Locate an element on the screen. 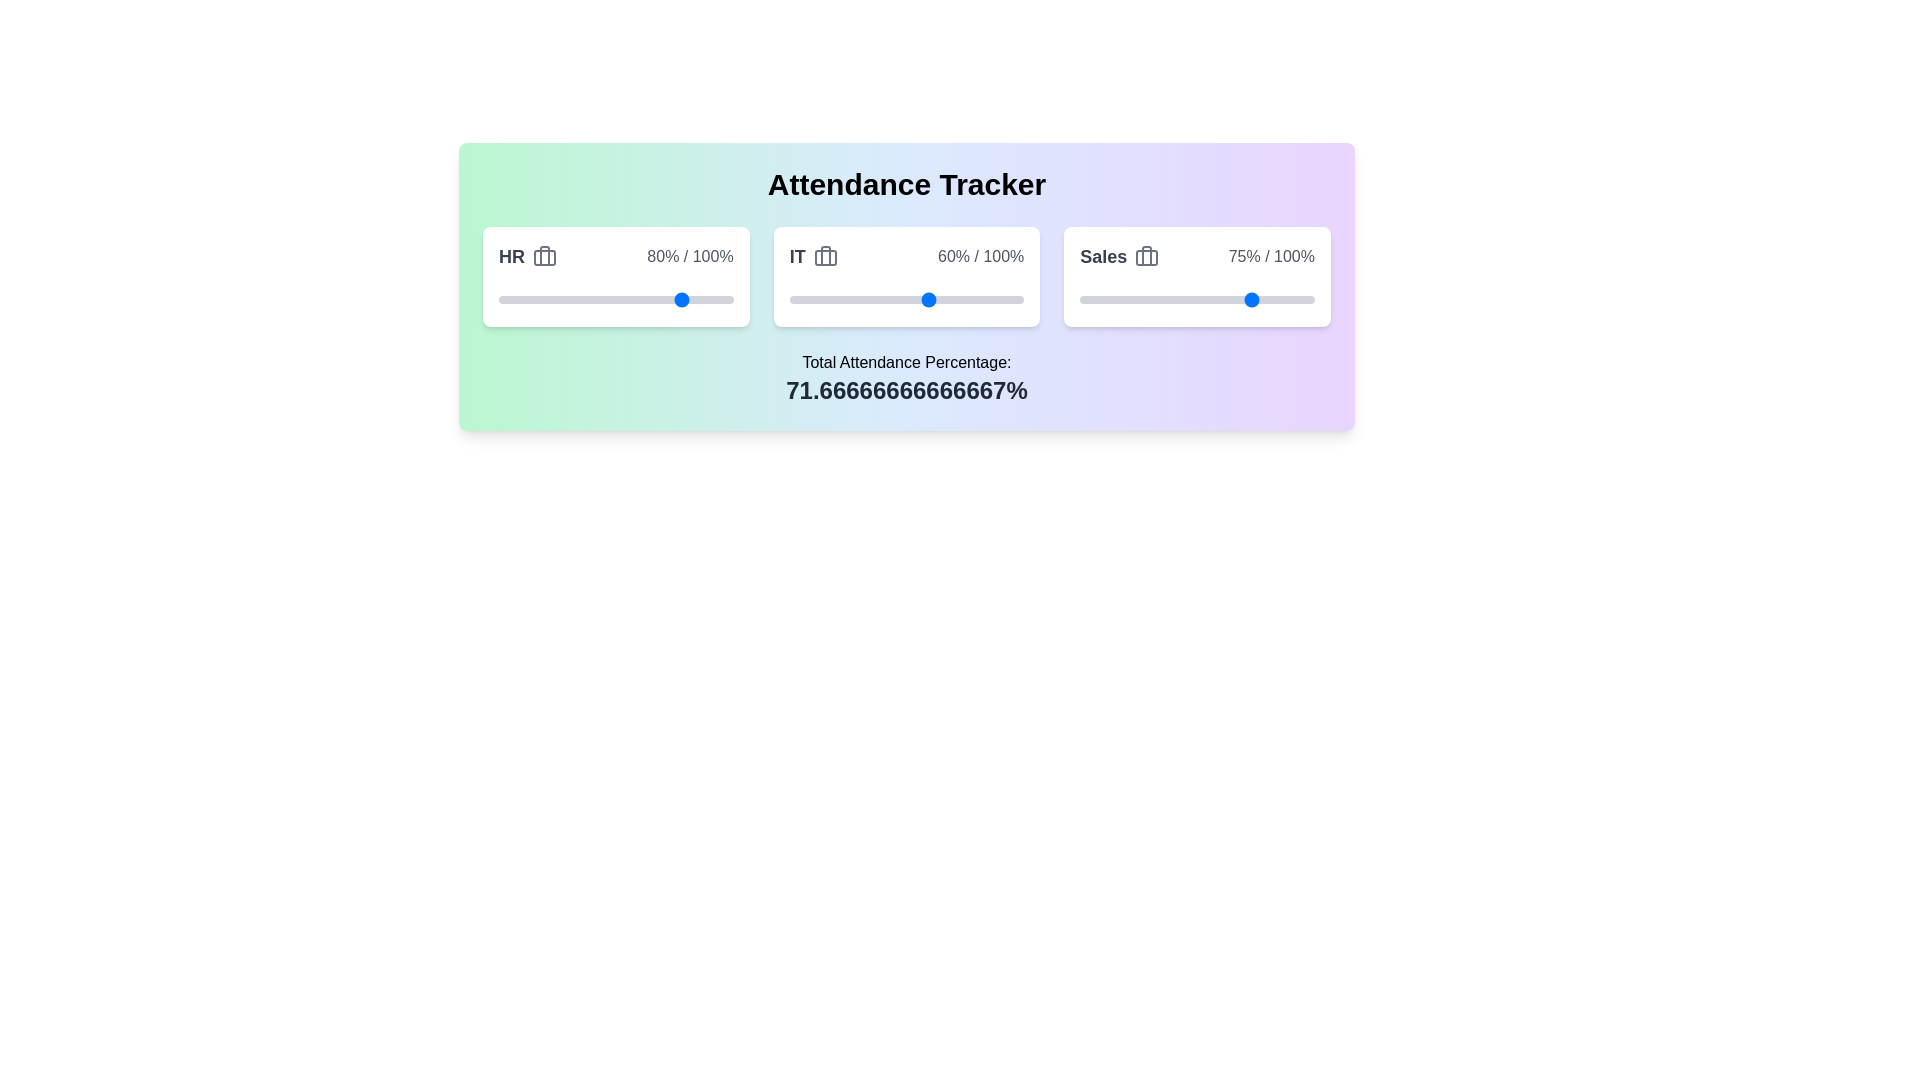  the slider value is located at coordinates (859, 300).